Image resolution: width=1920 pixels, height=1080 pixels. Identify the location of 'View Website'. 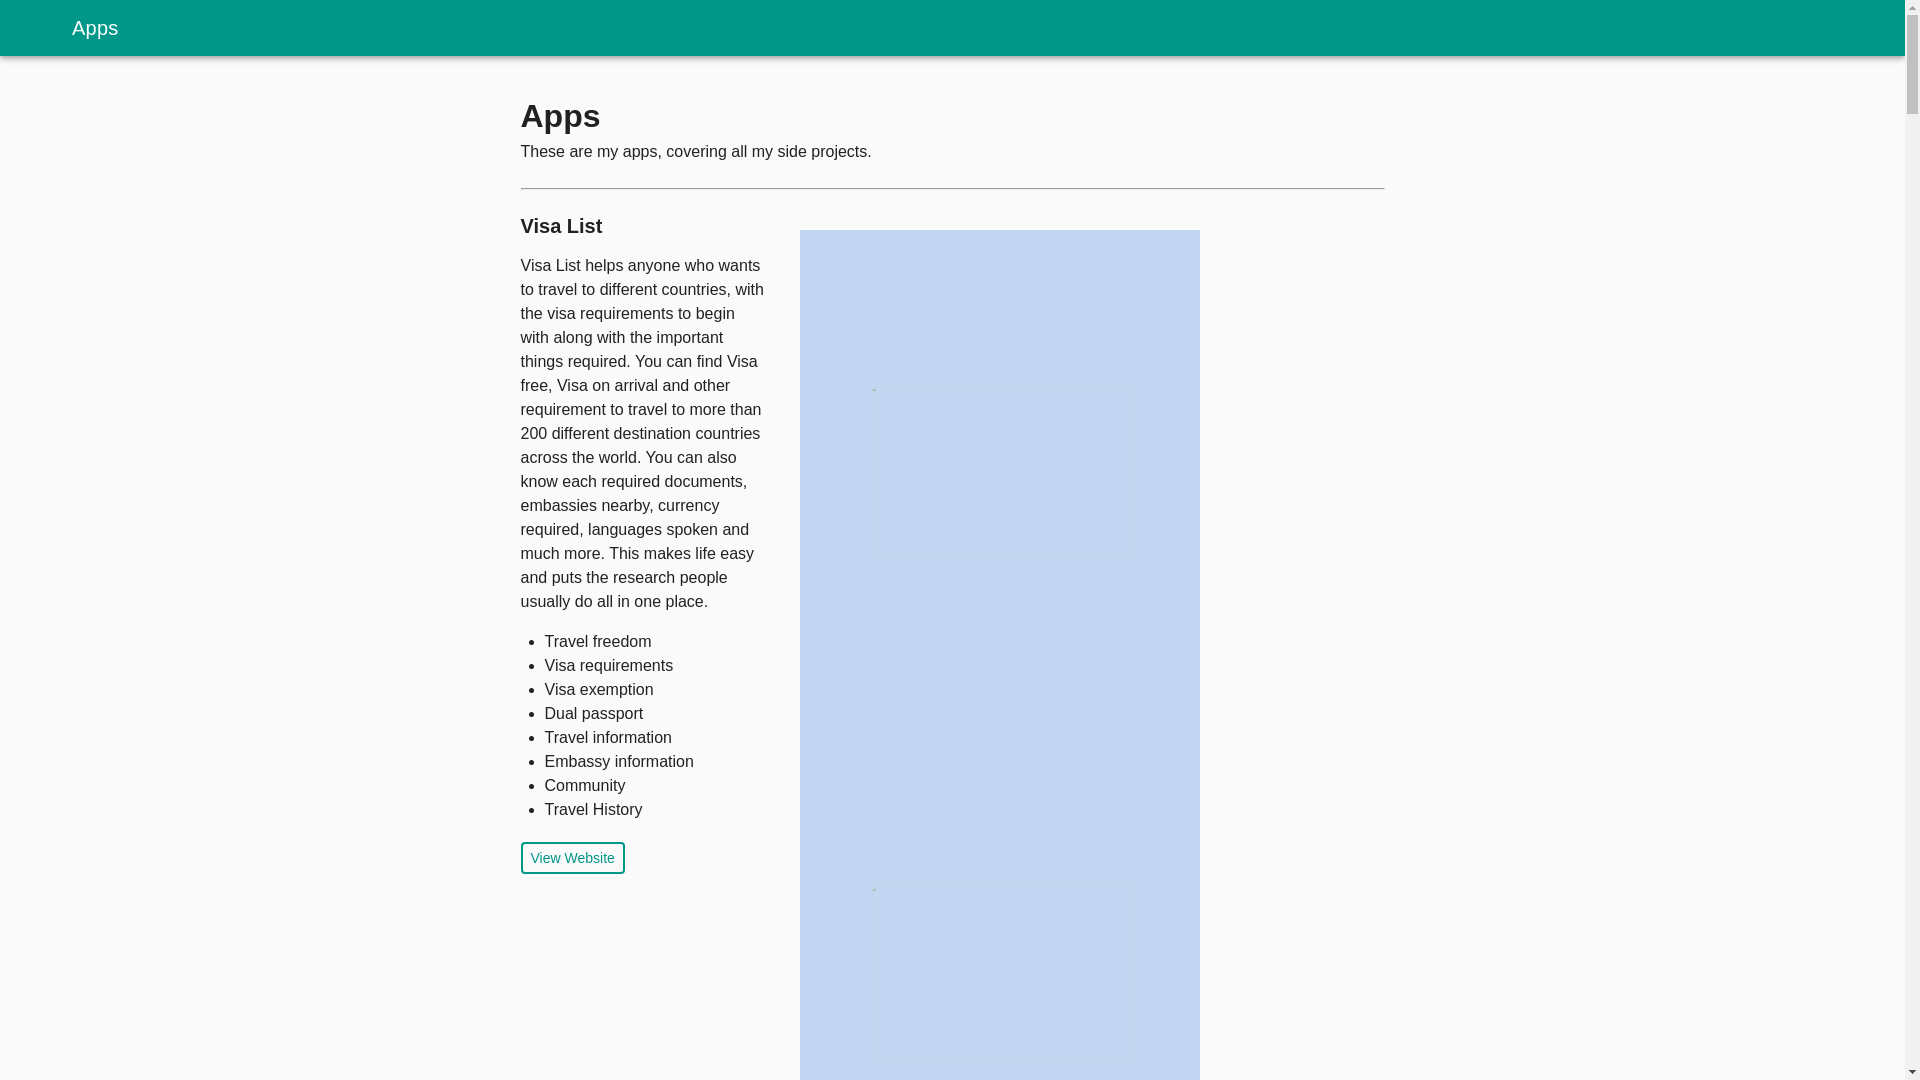
(570, 856).